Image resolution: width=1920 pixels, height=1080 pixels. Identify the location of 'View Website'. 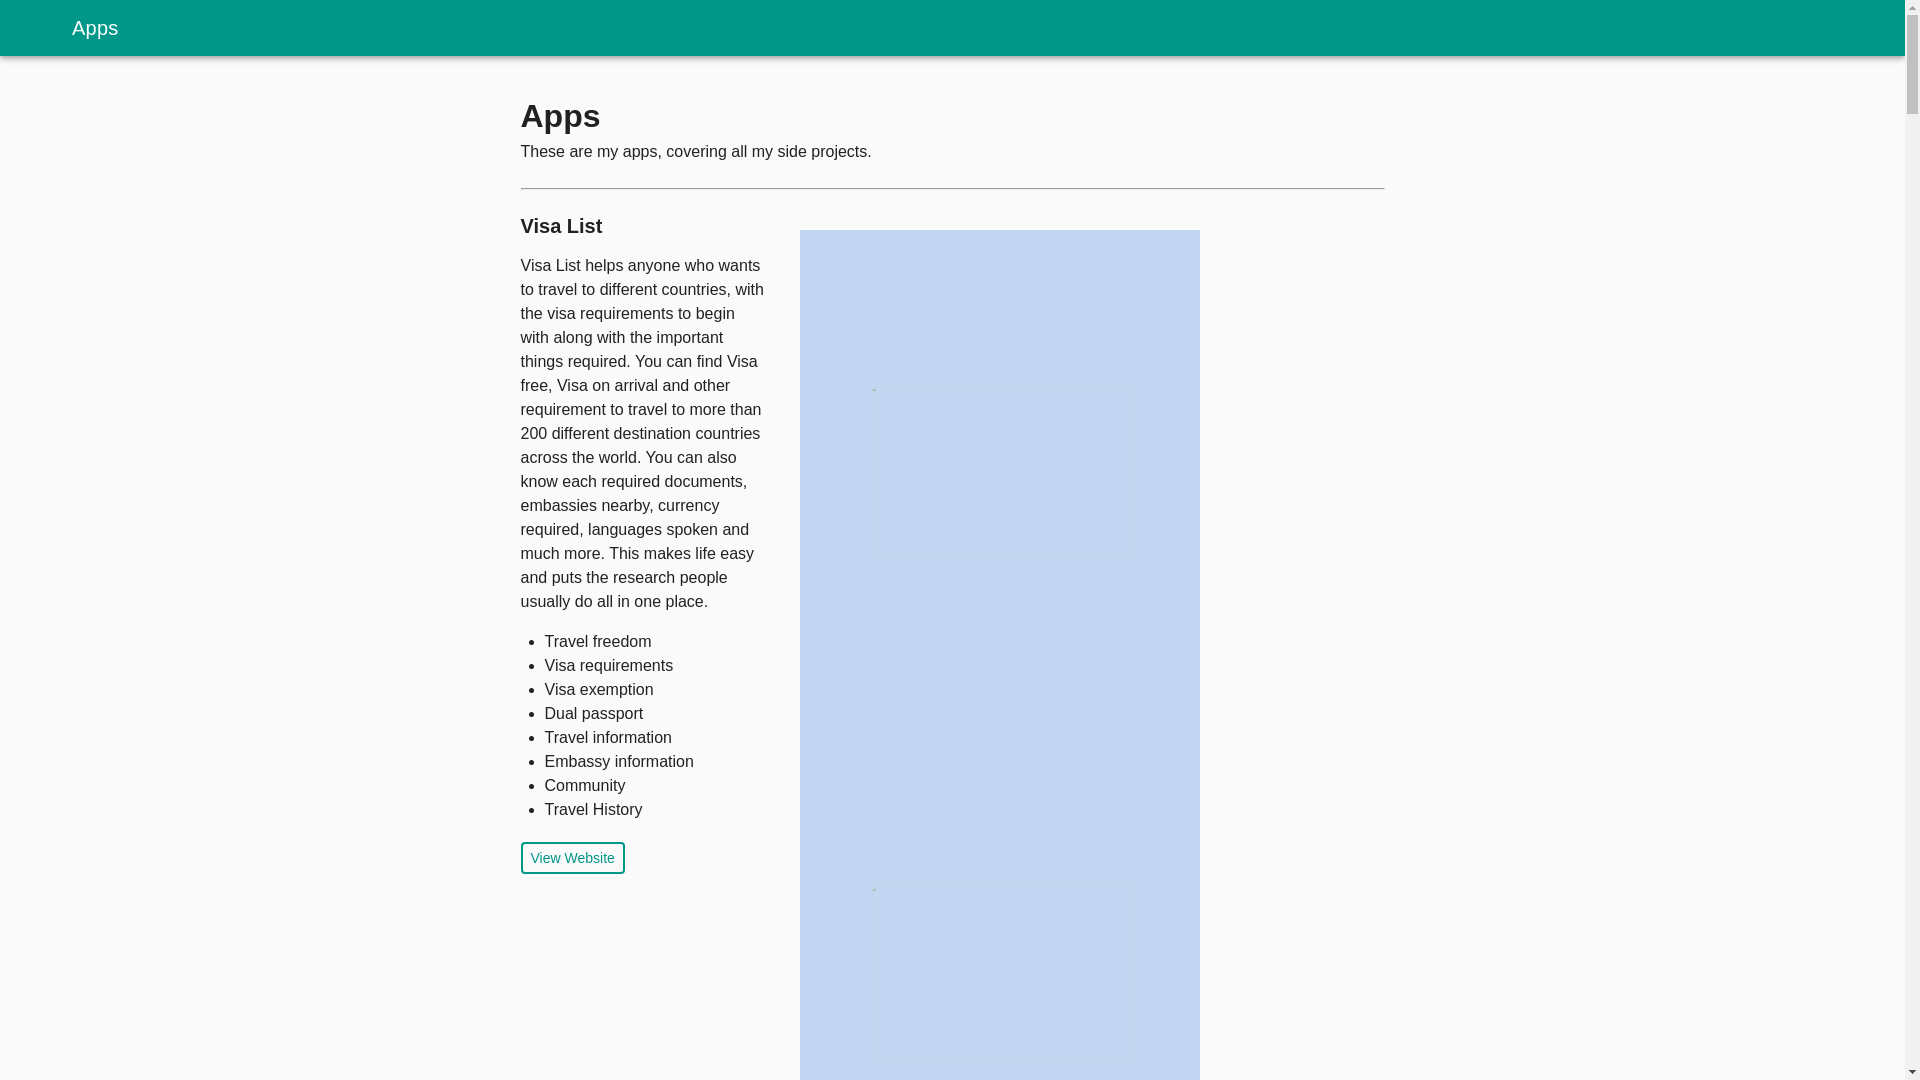
(570, 856).